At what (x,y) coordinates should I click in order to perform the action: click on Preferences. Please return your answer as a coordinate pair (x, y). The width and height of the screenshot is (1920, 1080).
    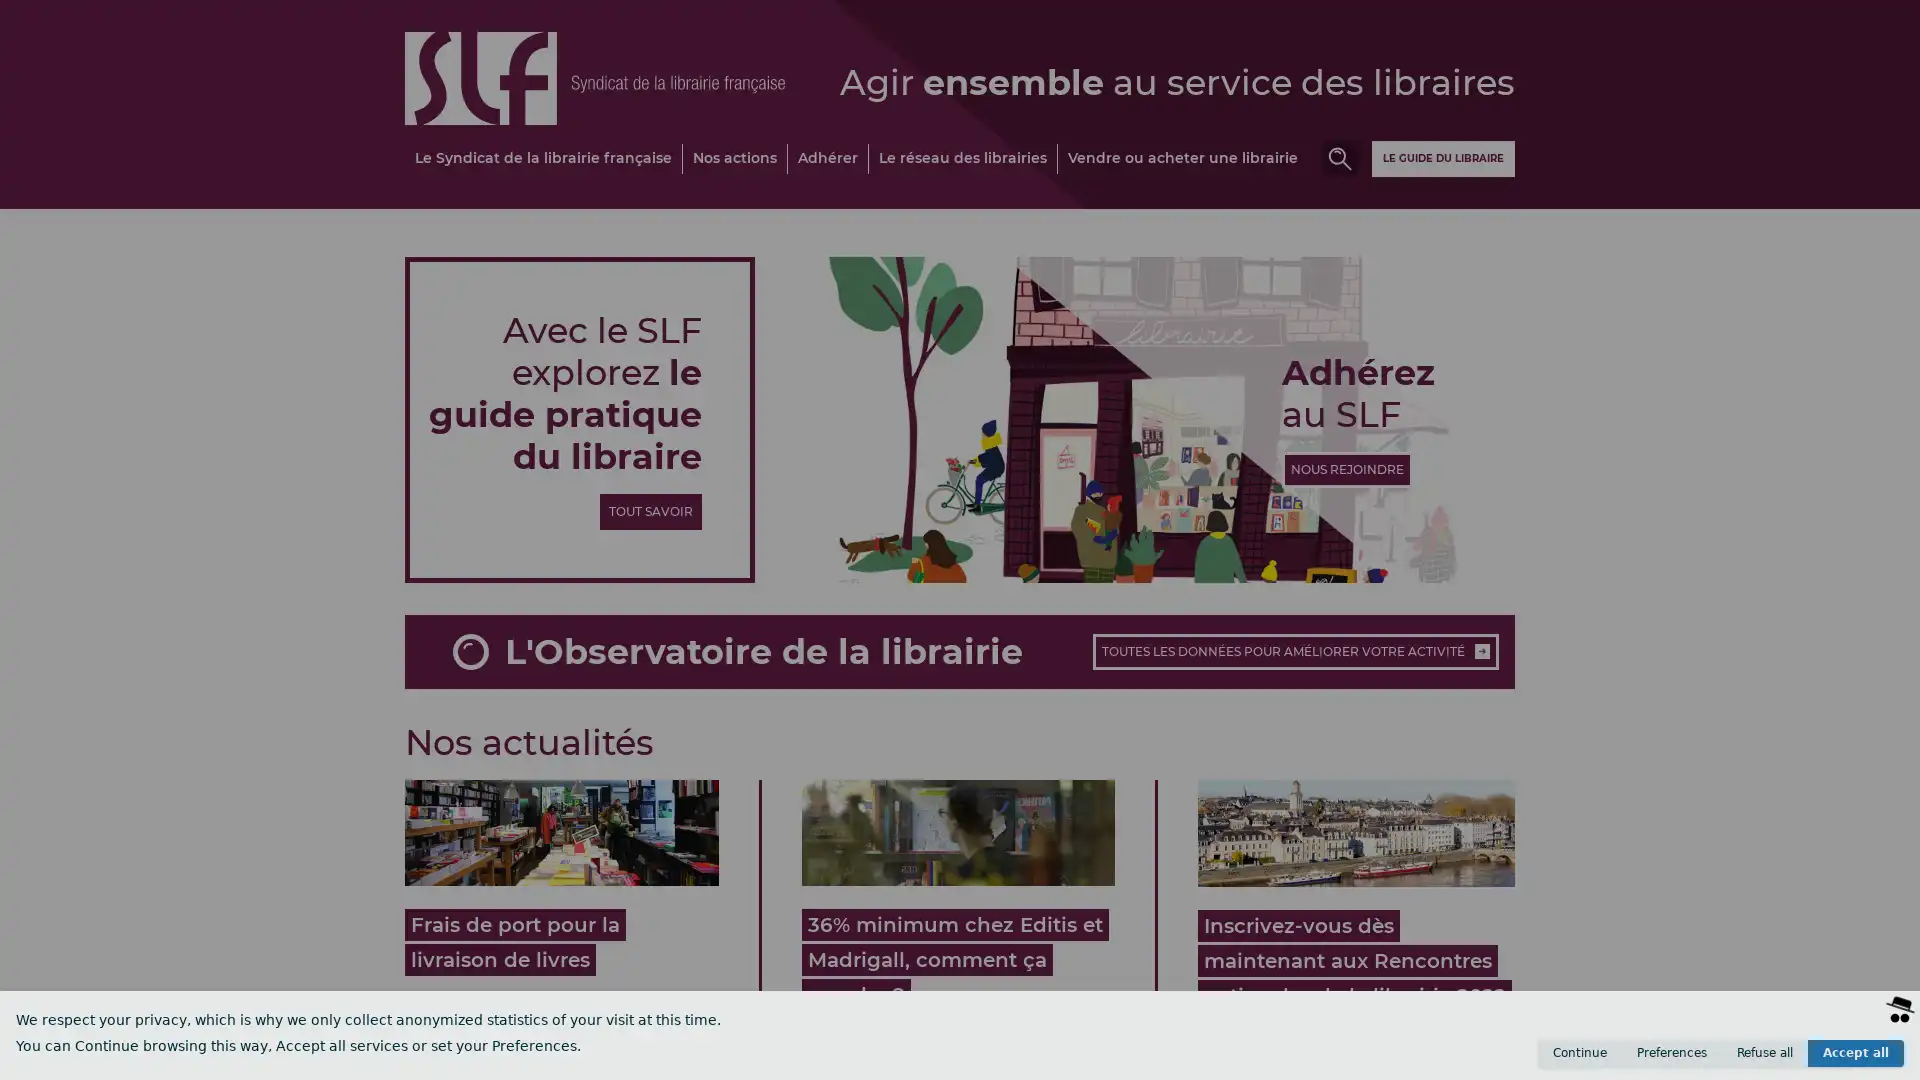
    Looking at the image, I should click on (1671, 1052).